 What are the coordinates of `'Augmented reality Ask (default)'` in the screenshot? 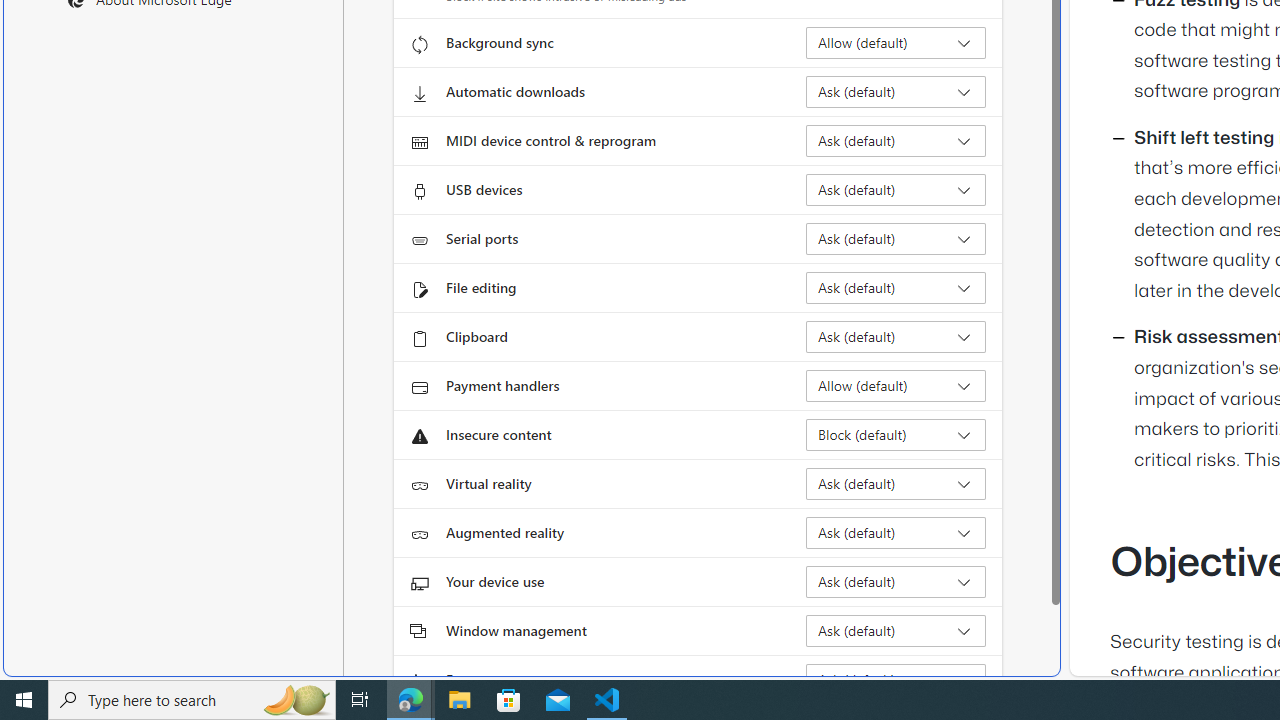 It's located at (895, 531).